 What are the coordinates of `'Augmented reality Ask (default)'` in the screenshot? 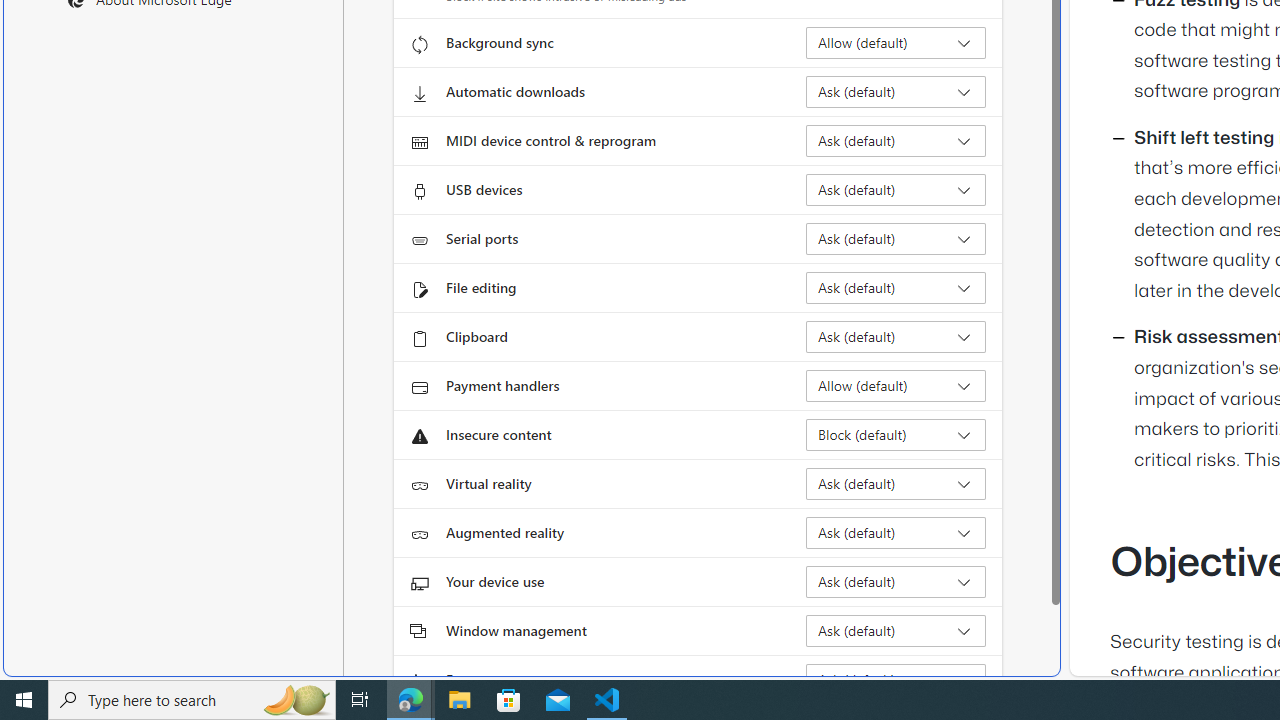 It's located at (895, 531).